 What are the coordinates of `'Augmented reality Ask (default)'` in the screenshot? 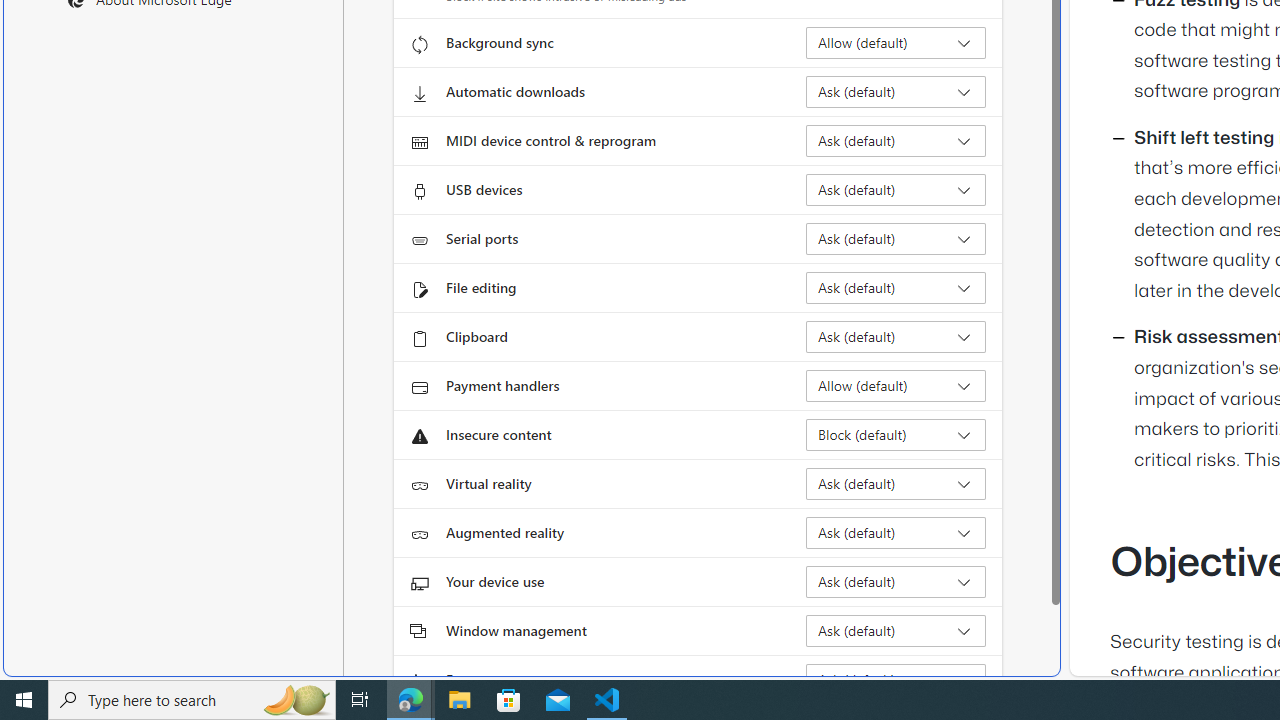 It's located at (895, 531).